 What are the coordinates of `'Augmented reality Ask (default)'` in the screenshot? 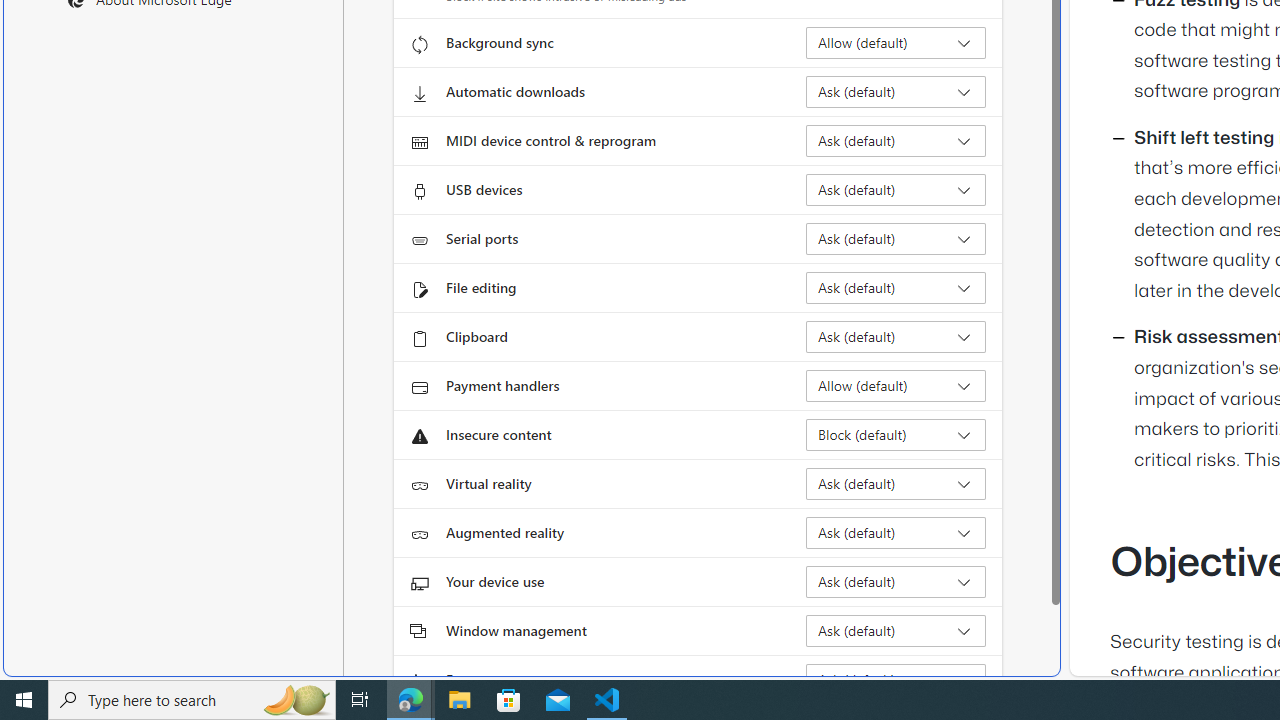 It's located at (895, 531).